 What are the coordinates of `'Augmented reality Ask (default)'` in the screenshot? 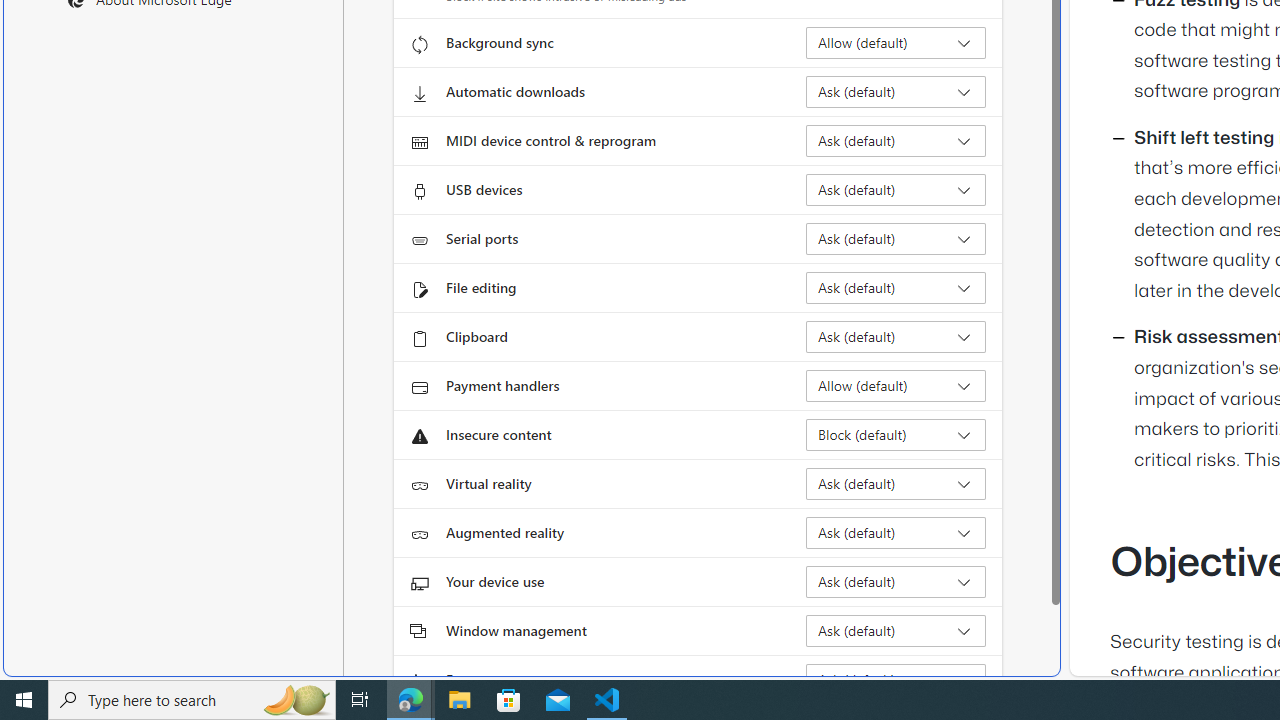 It's located at (895, 531).